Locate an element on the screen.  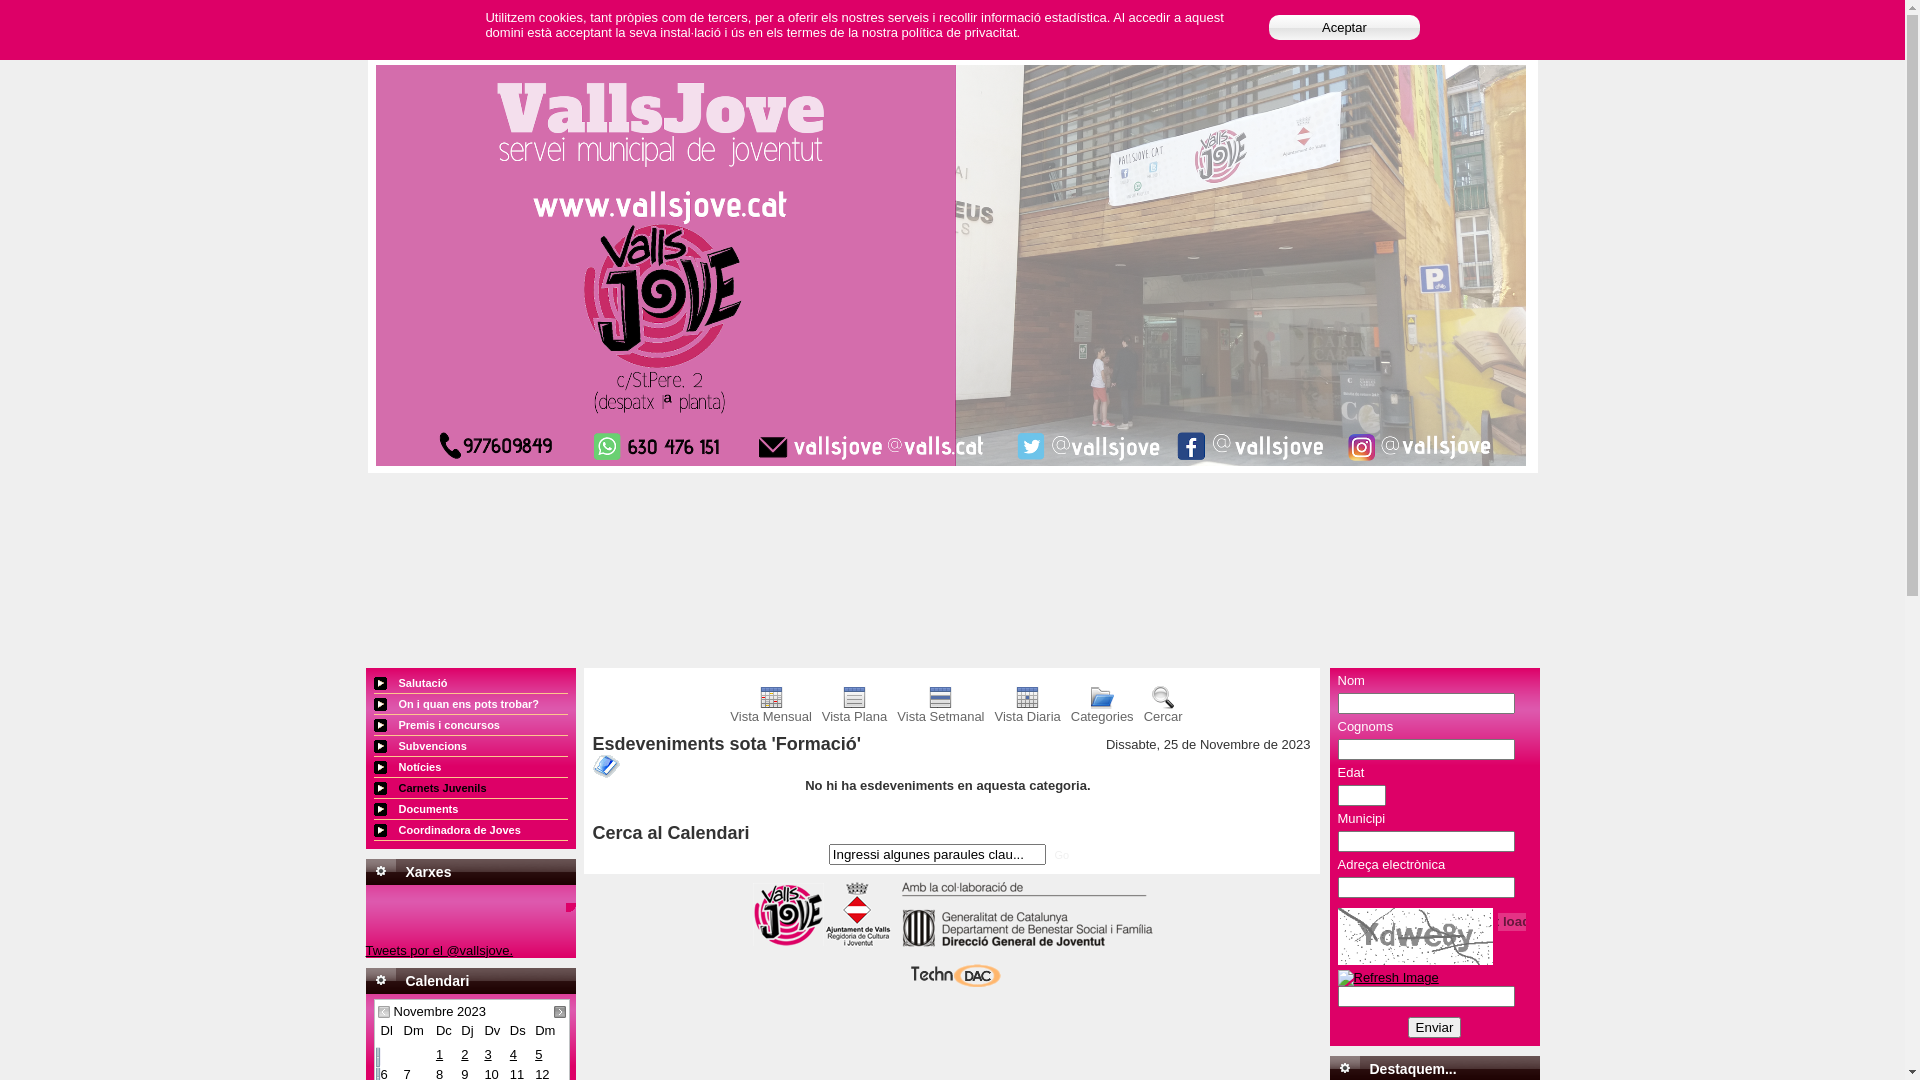
'Cercar' is located at coordinates (1163, 709).